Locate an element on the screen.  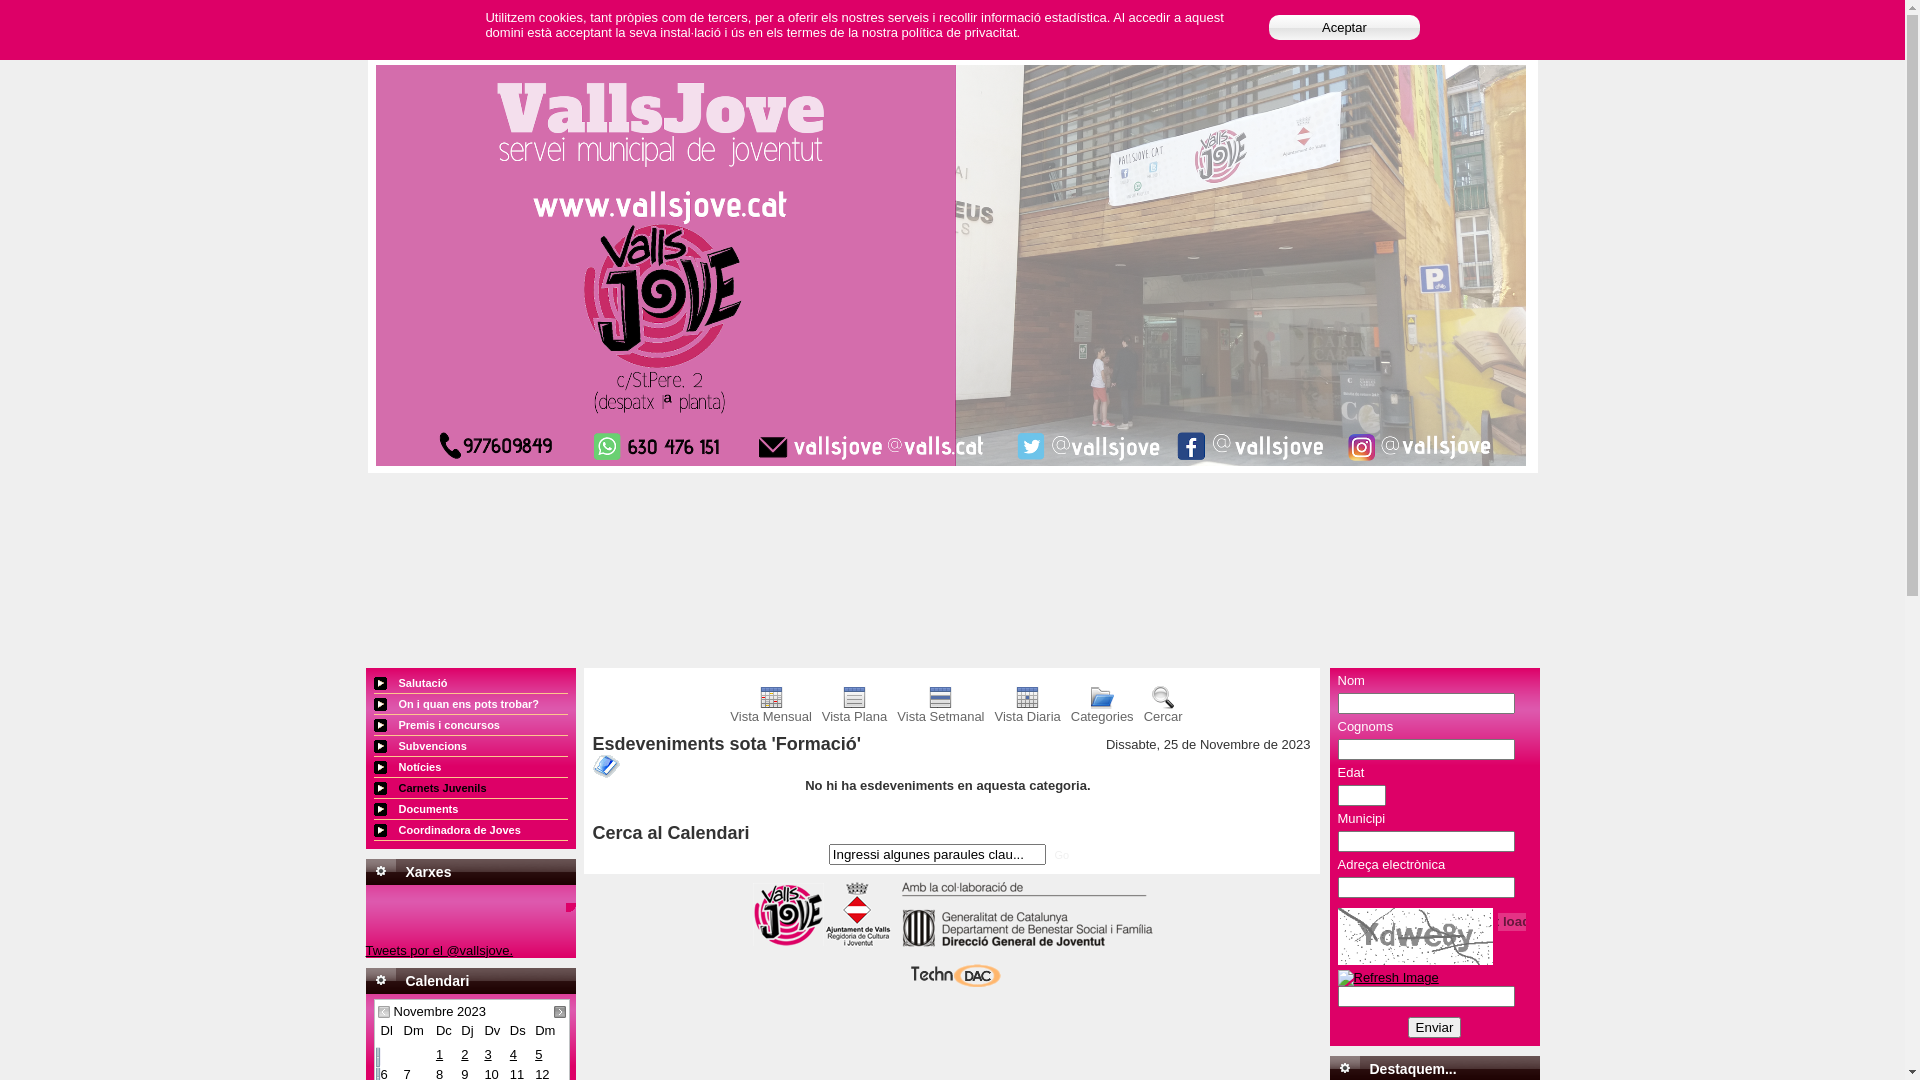
'Cercar' is located at coordinates (1163, 709).